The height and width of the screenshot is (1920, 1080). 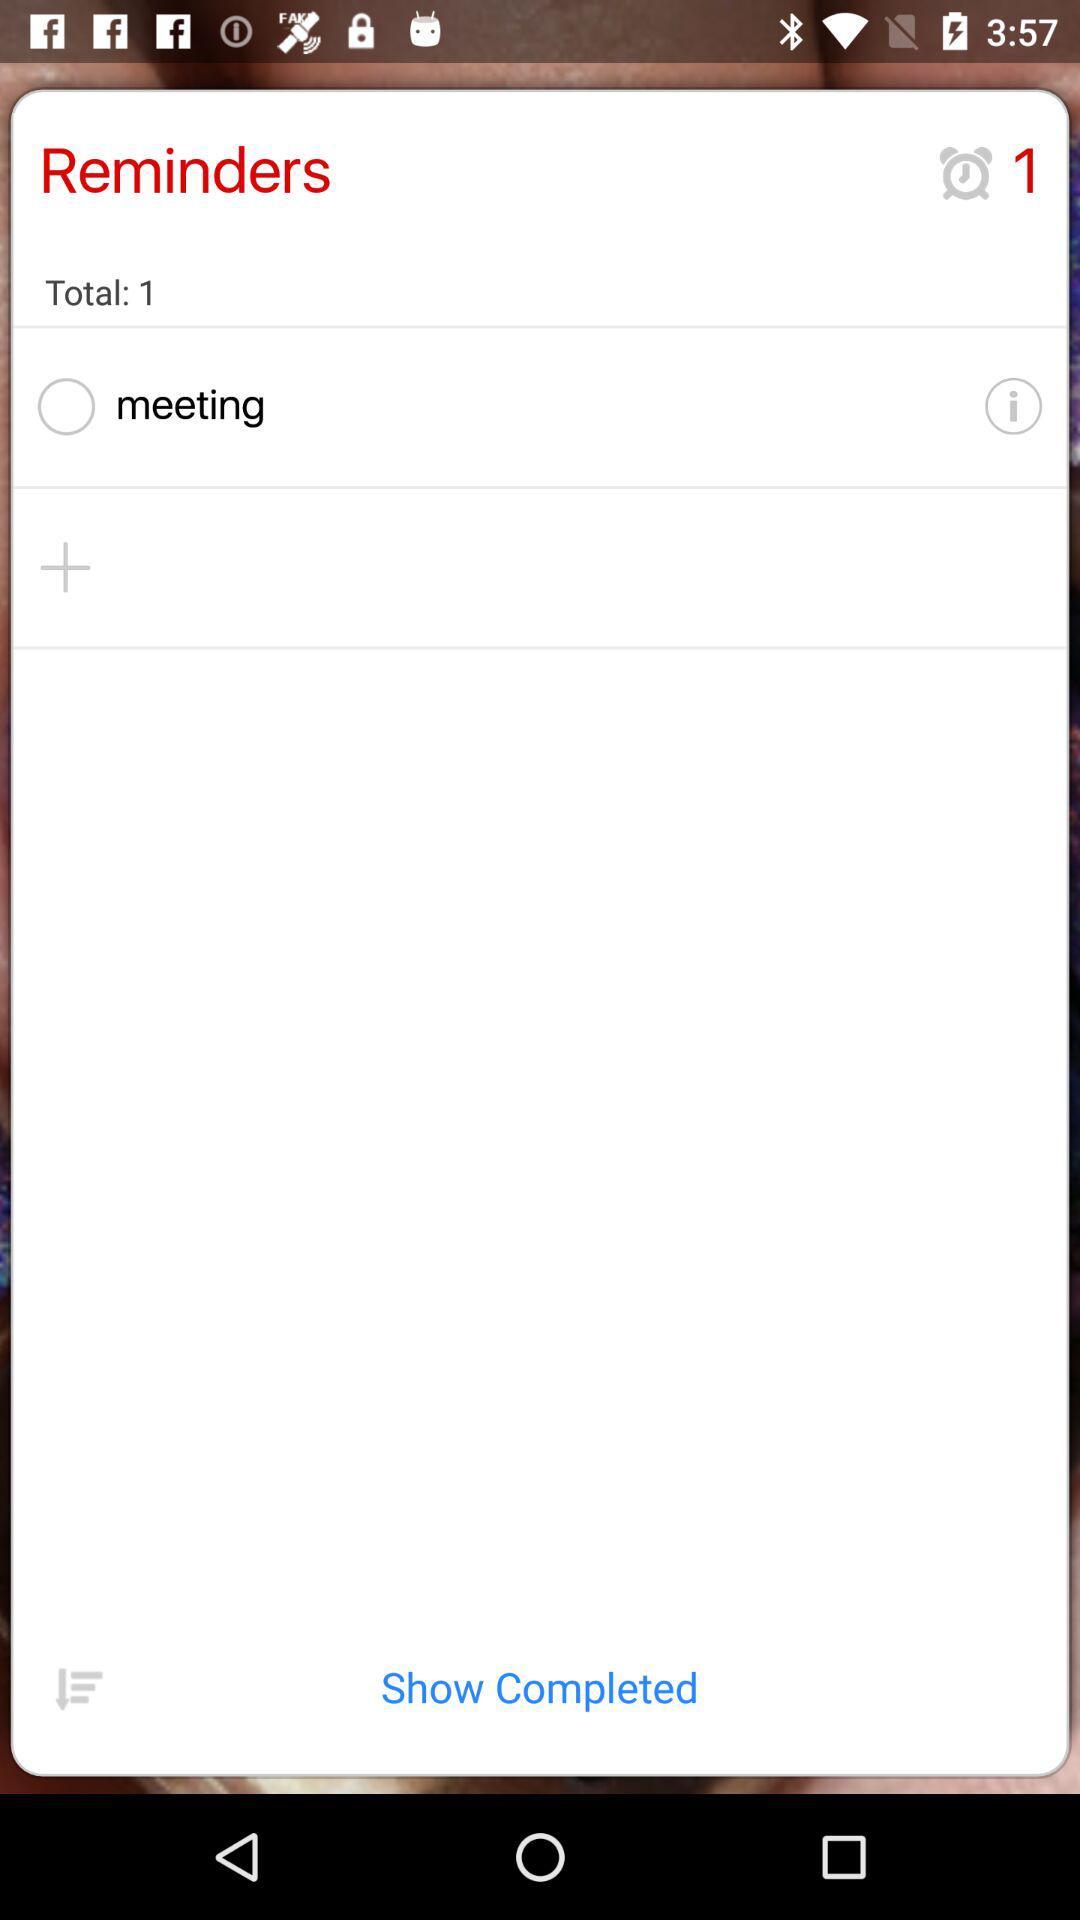 What do you see at coordinates (964, 173) in the screenshot?
I see `clock icon` at bounding box center [964, 173].